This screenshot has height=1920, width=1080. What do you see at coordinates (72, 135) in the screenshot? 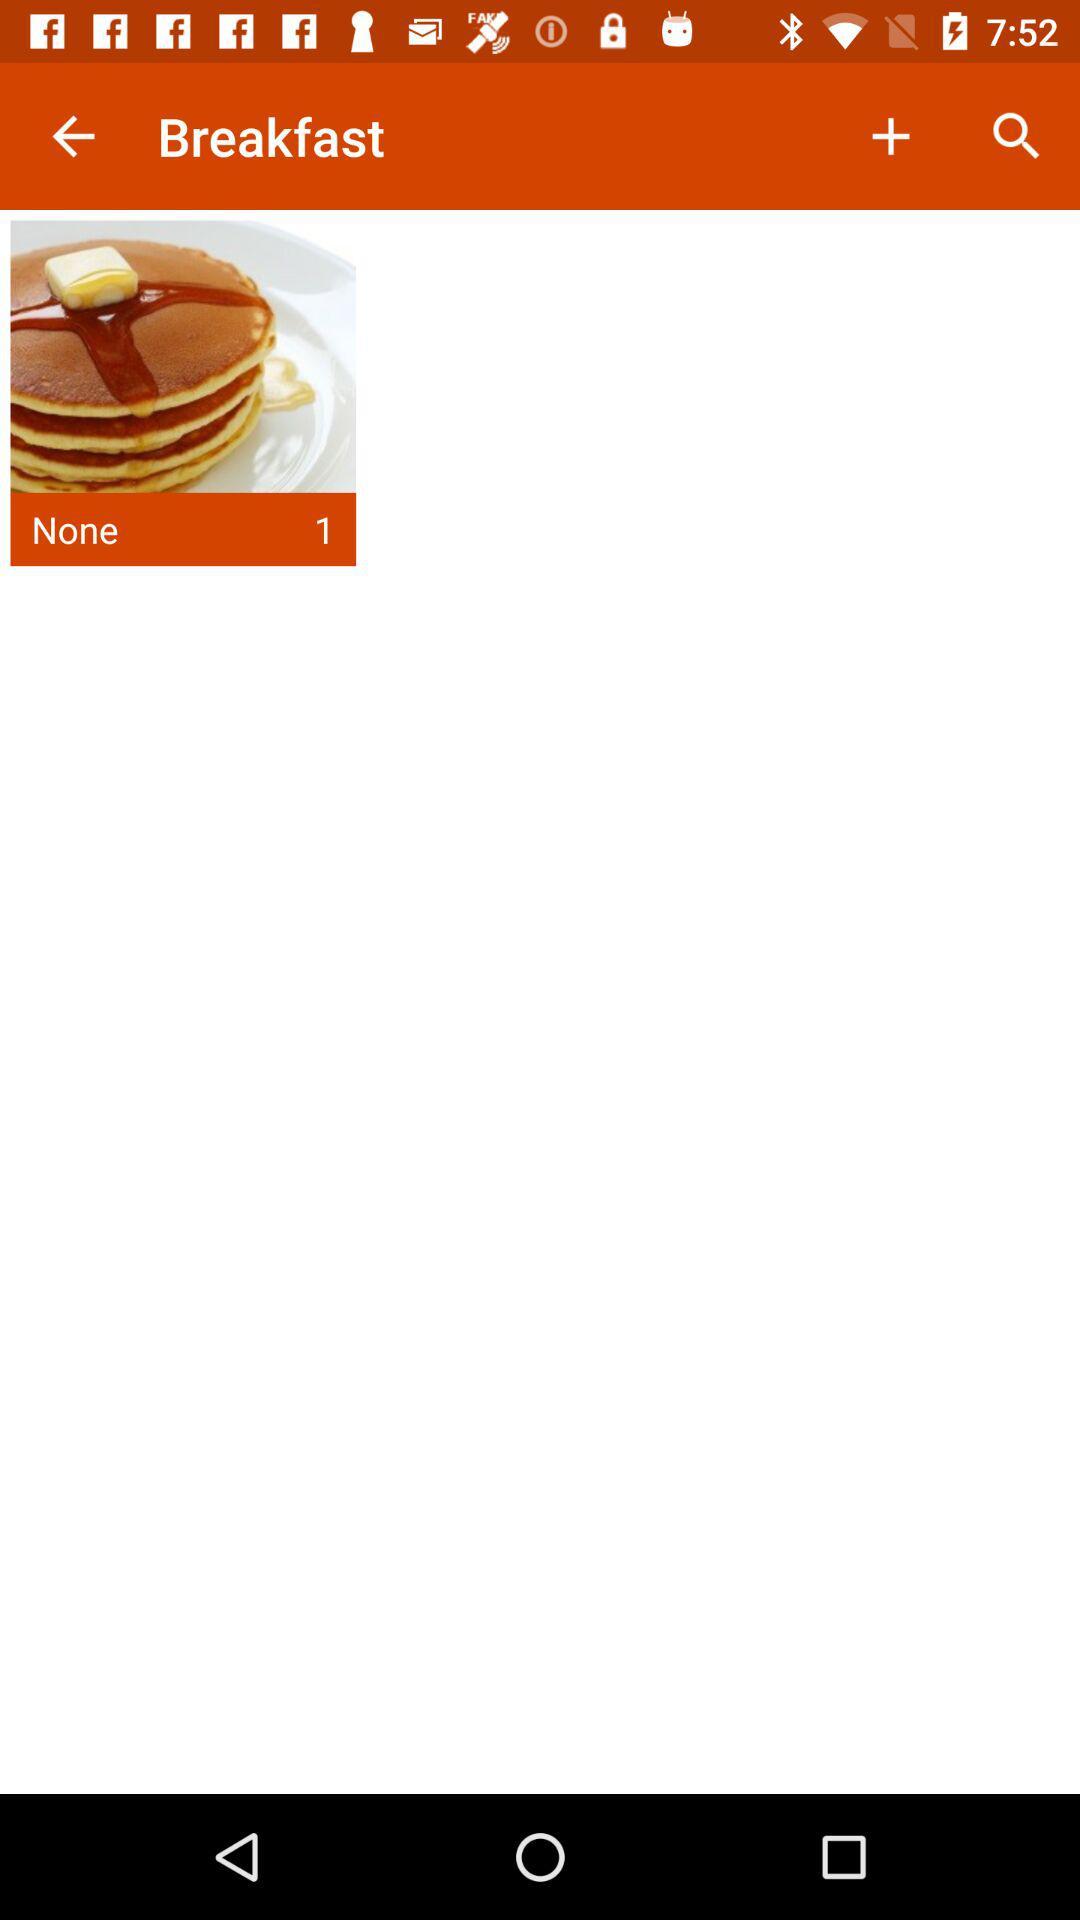
I see `app next to the breakfast item` at bounding box center [72, 135].